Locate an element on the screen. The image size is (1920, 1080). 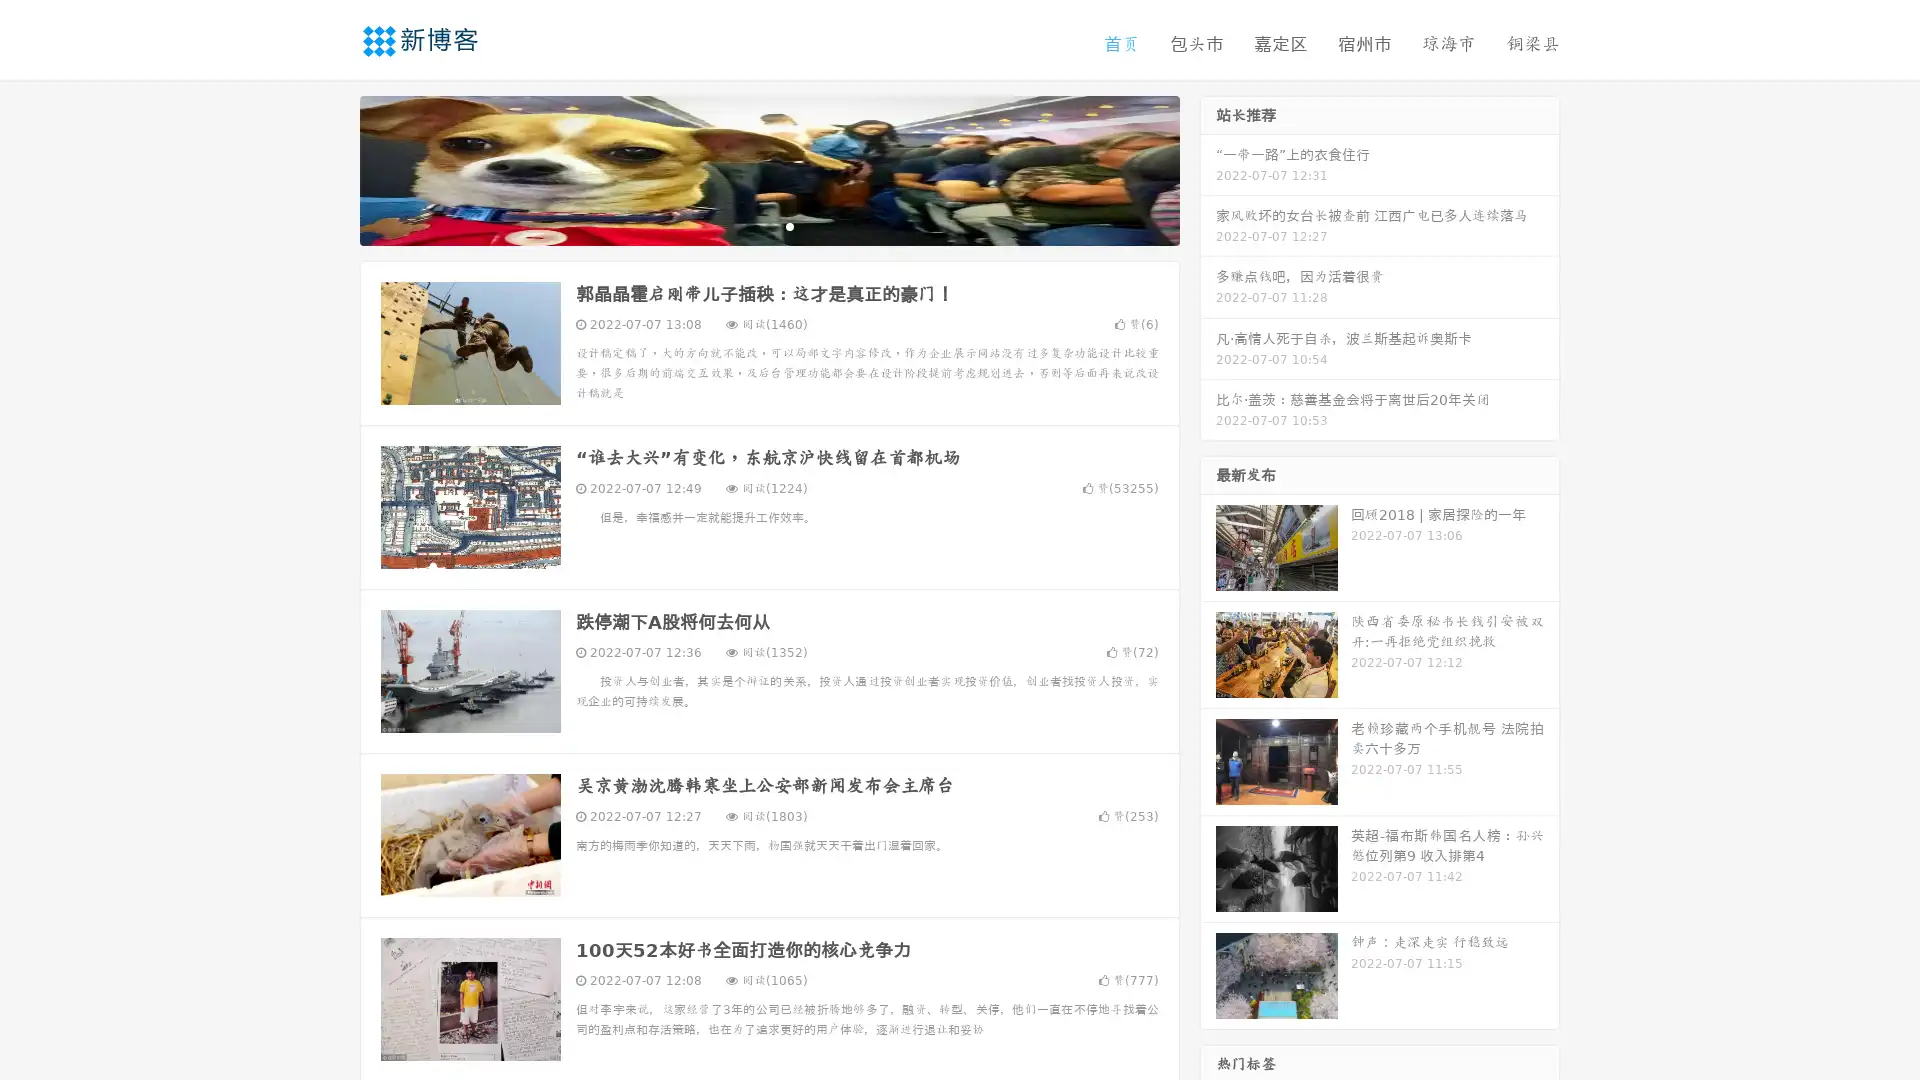
Go to slide 1 is located at coordinates (748, 225).